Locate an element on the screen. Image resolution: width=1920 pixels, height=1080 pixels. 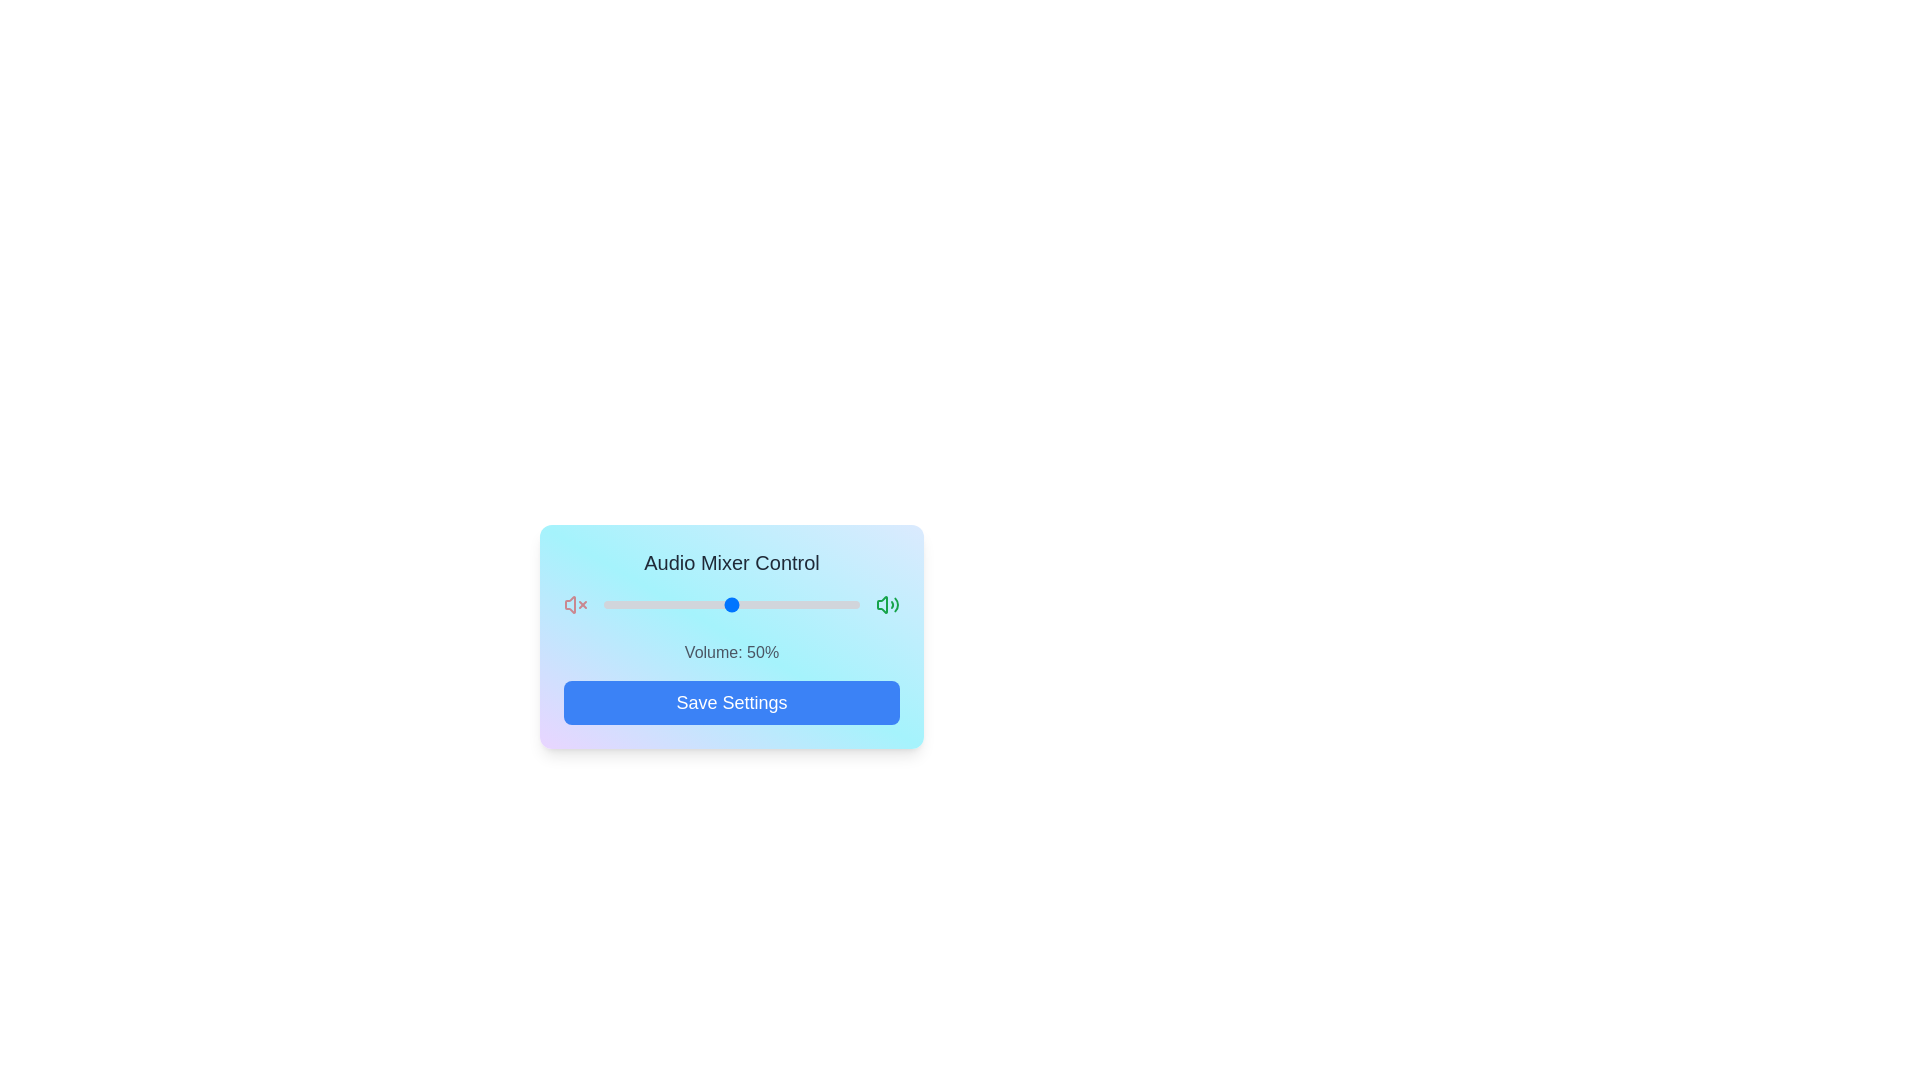
the volume slider to set the volume to 69% is located at coordinates (779, 604).